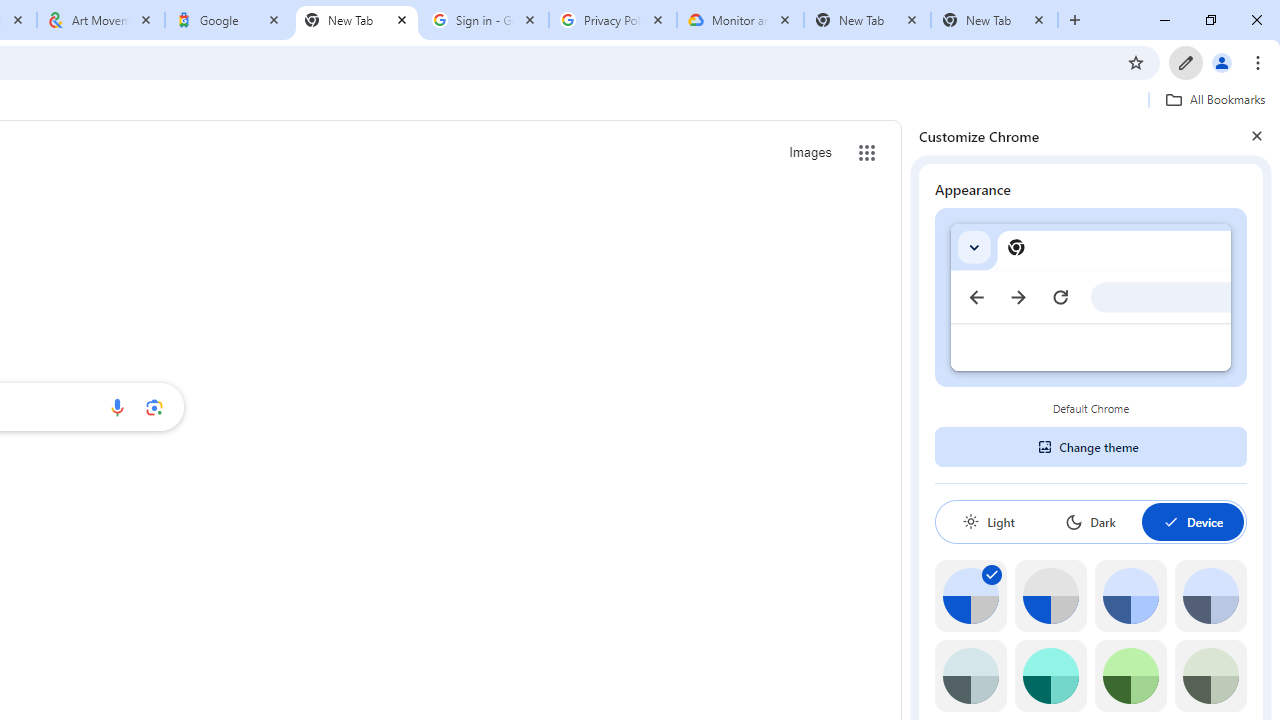  What do you see at coordinates (1130, 675) in the screenshot?
I see `'Green'` at bounding box center [1130, 675].